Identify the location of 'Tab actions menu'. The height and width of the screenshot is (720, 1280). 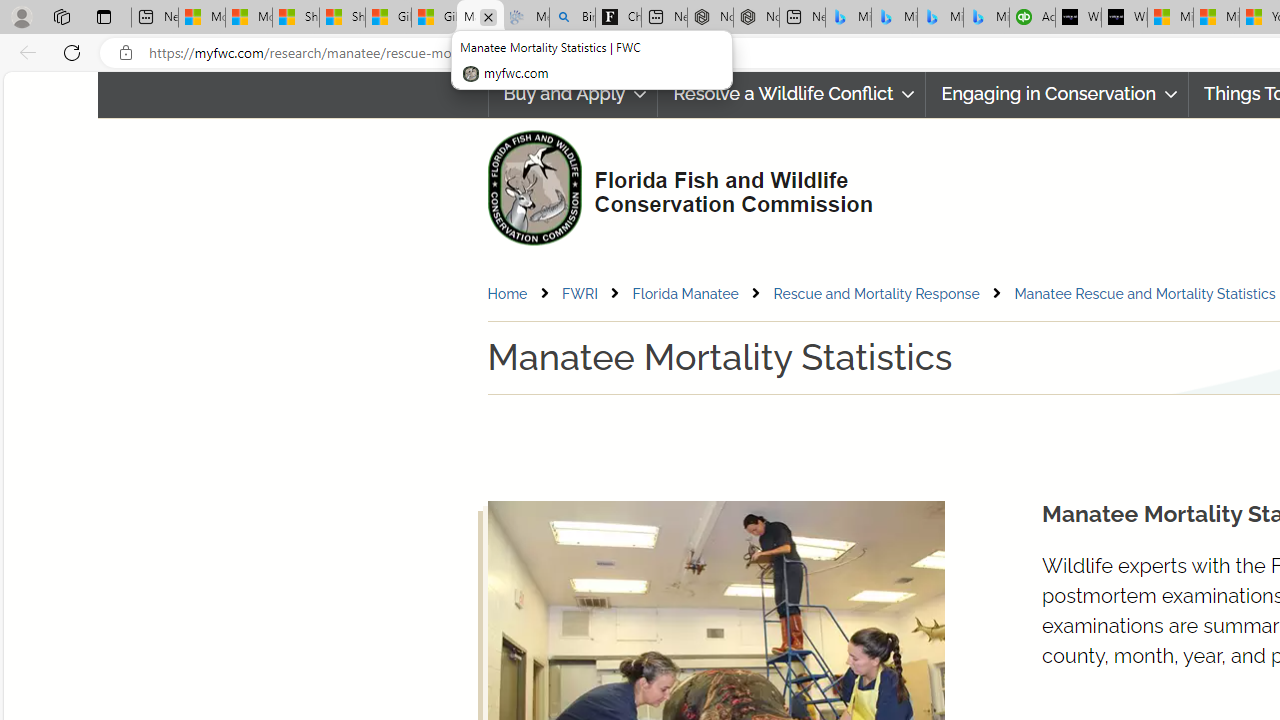
(103, 16).